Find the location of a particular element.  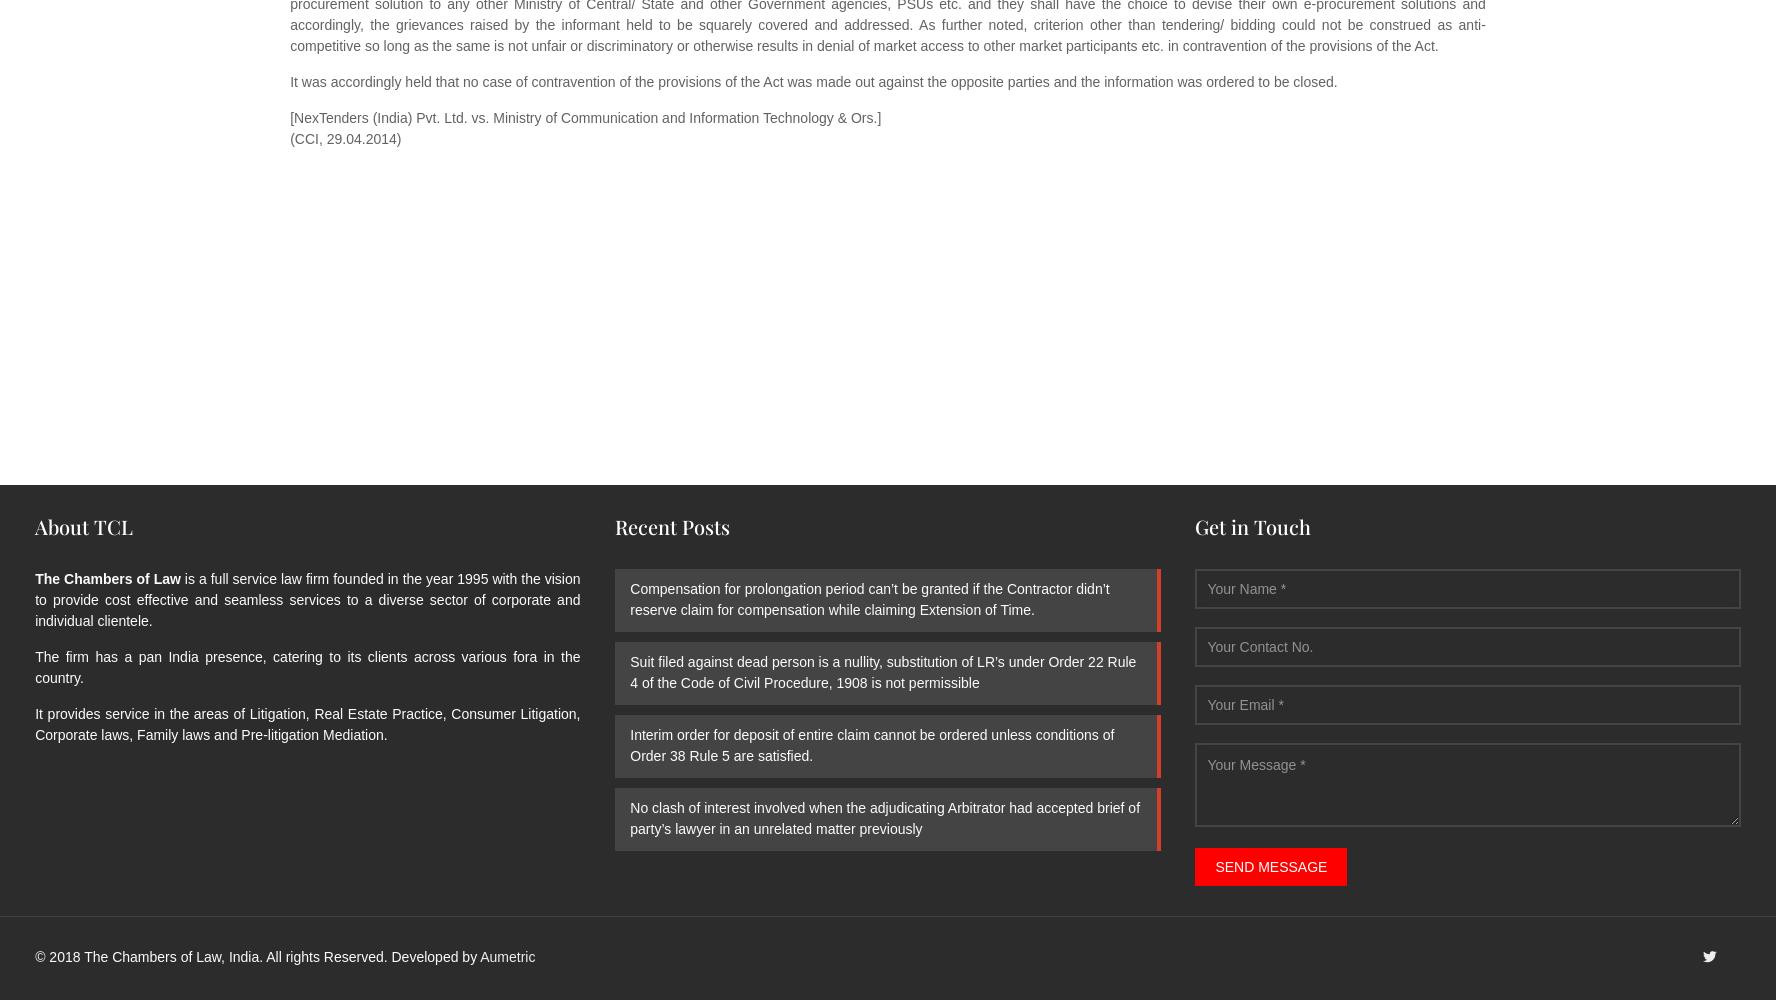

'Recent Posts' is located at coordinates (672, 526).